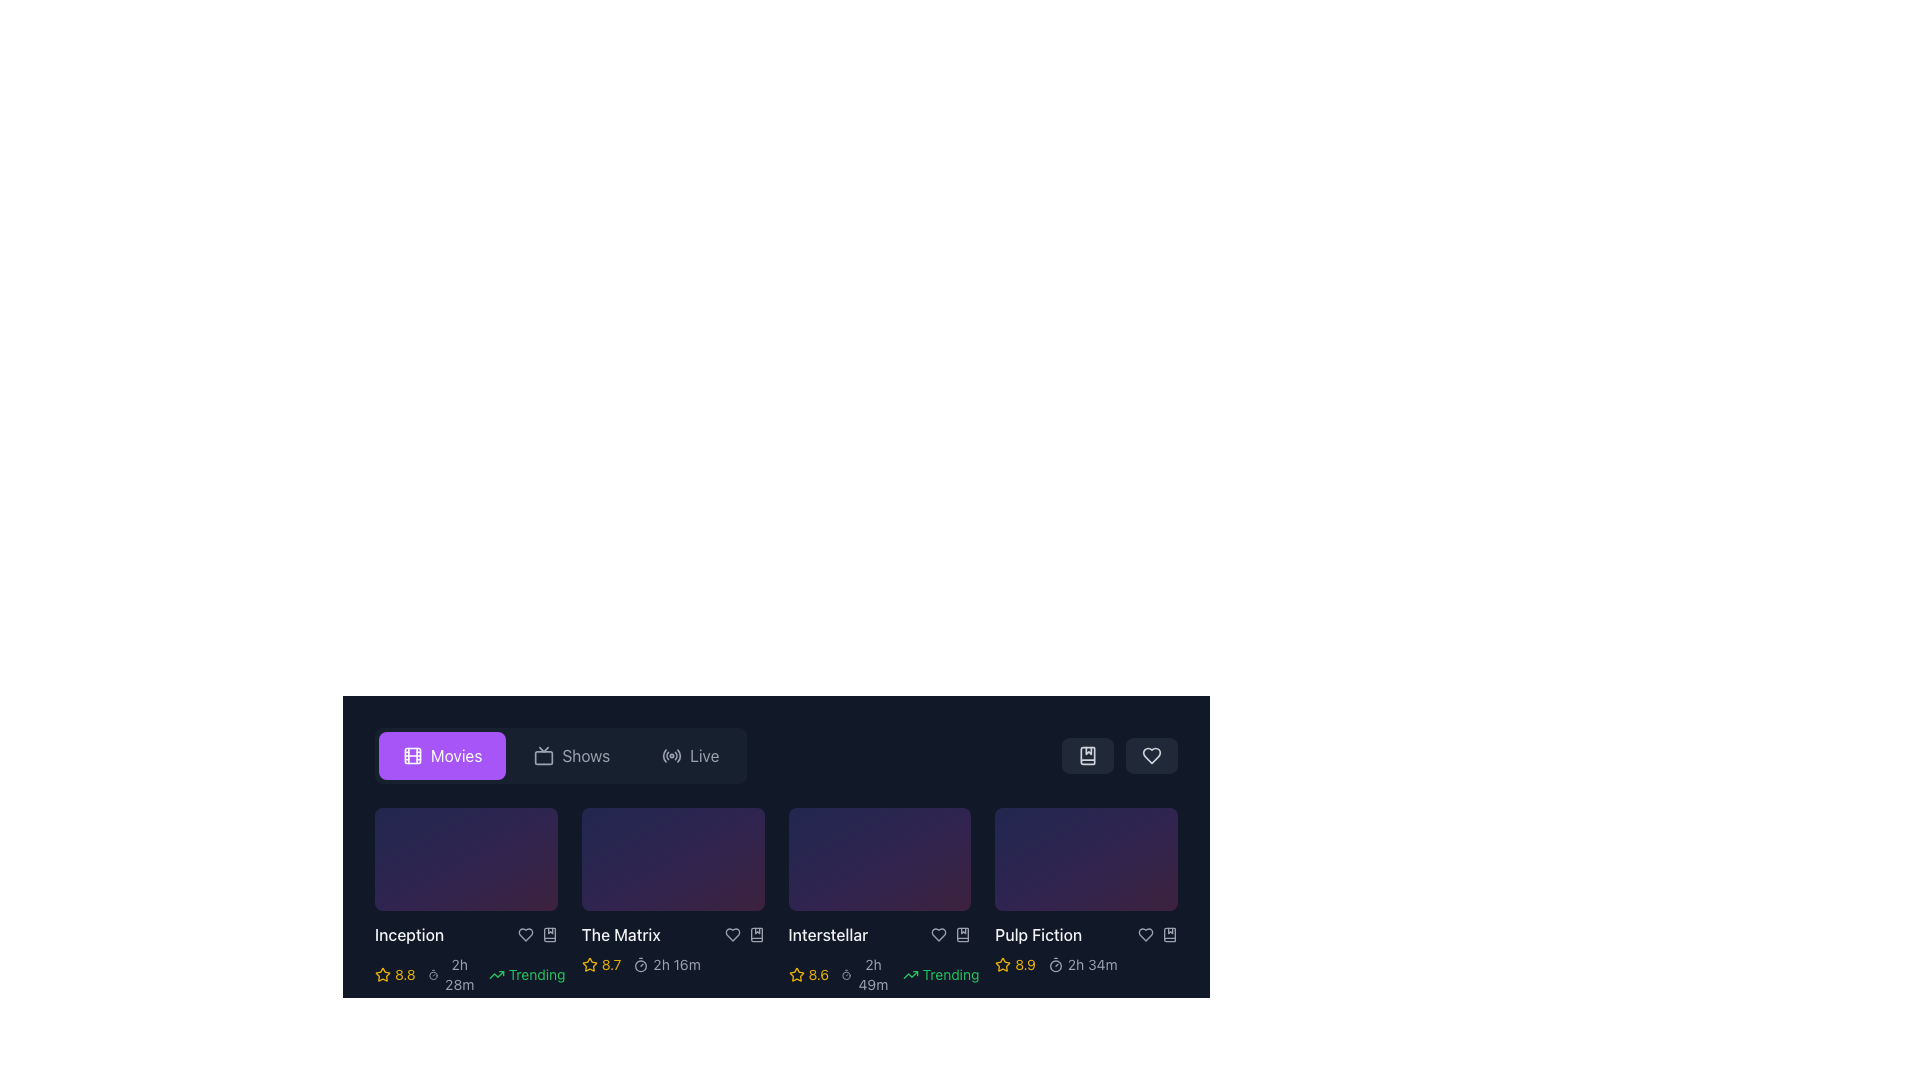 The width and height of the screenshot is (1920, 1080). I want to click on the circular play button with a purple background and a play icon in the center, located at the bottom of the 'Inception' movie card, so click(465, 901).